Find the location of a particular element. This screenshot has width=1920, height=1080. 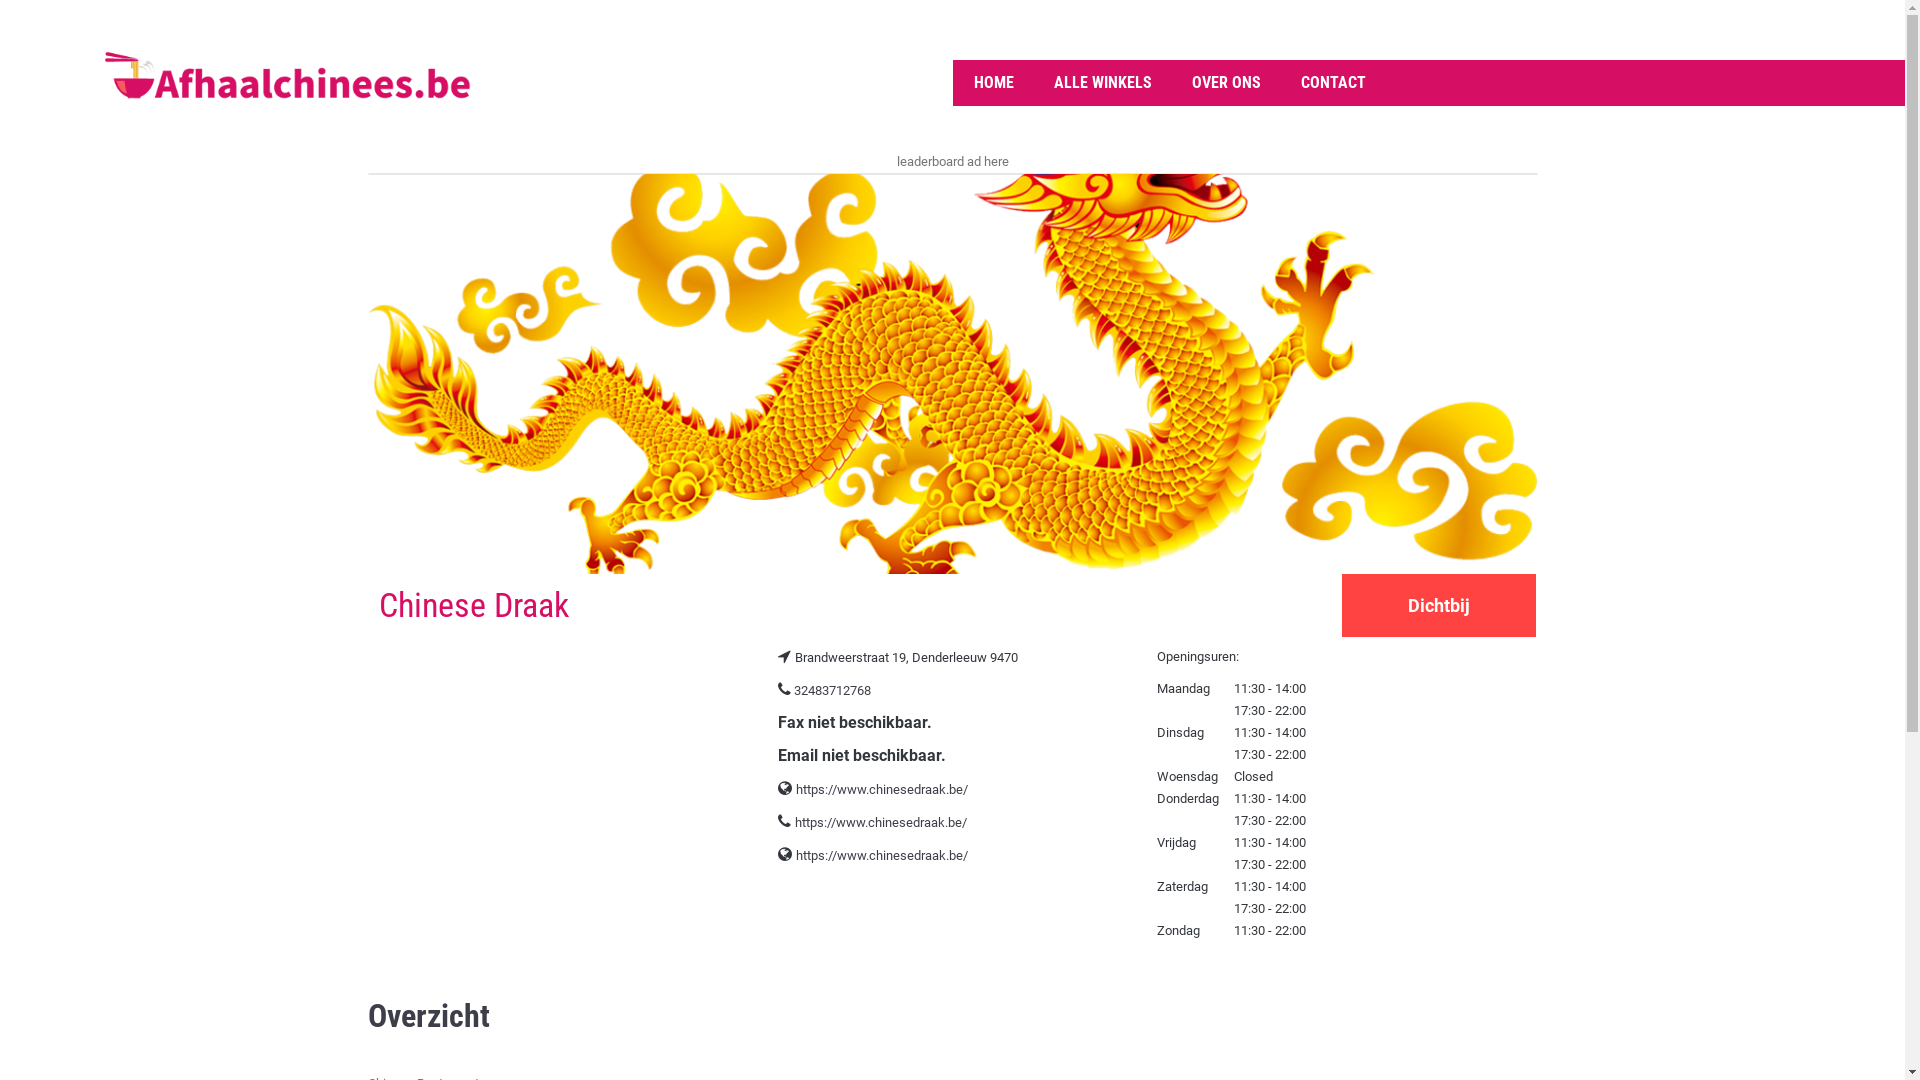

'32483712768' is located at coordinates (792, 689).